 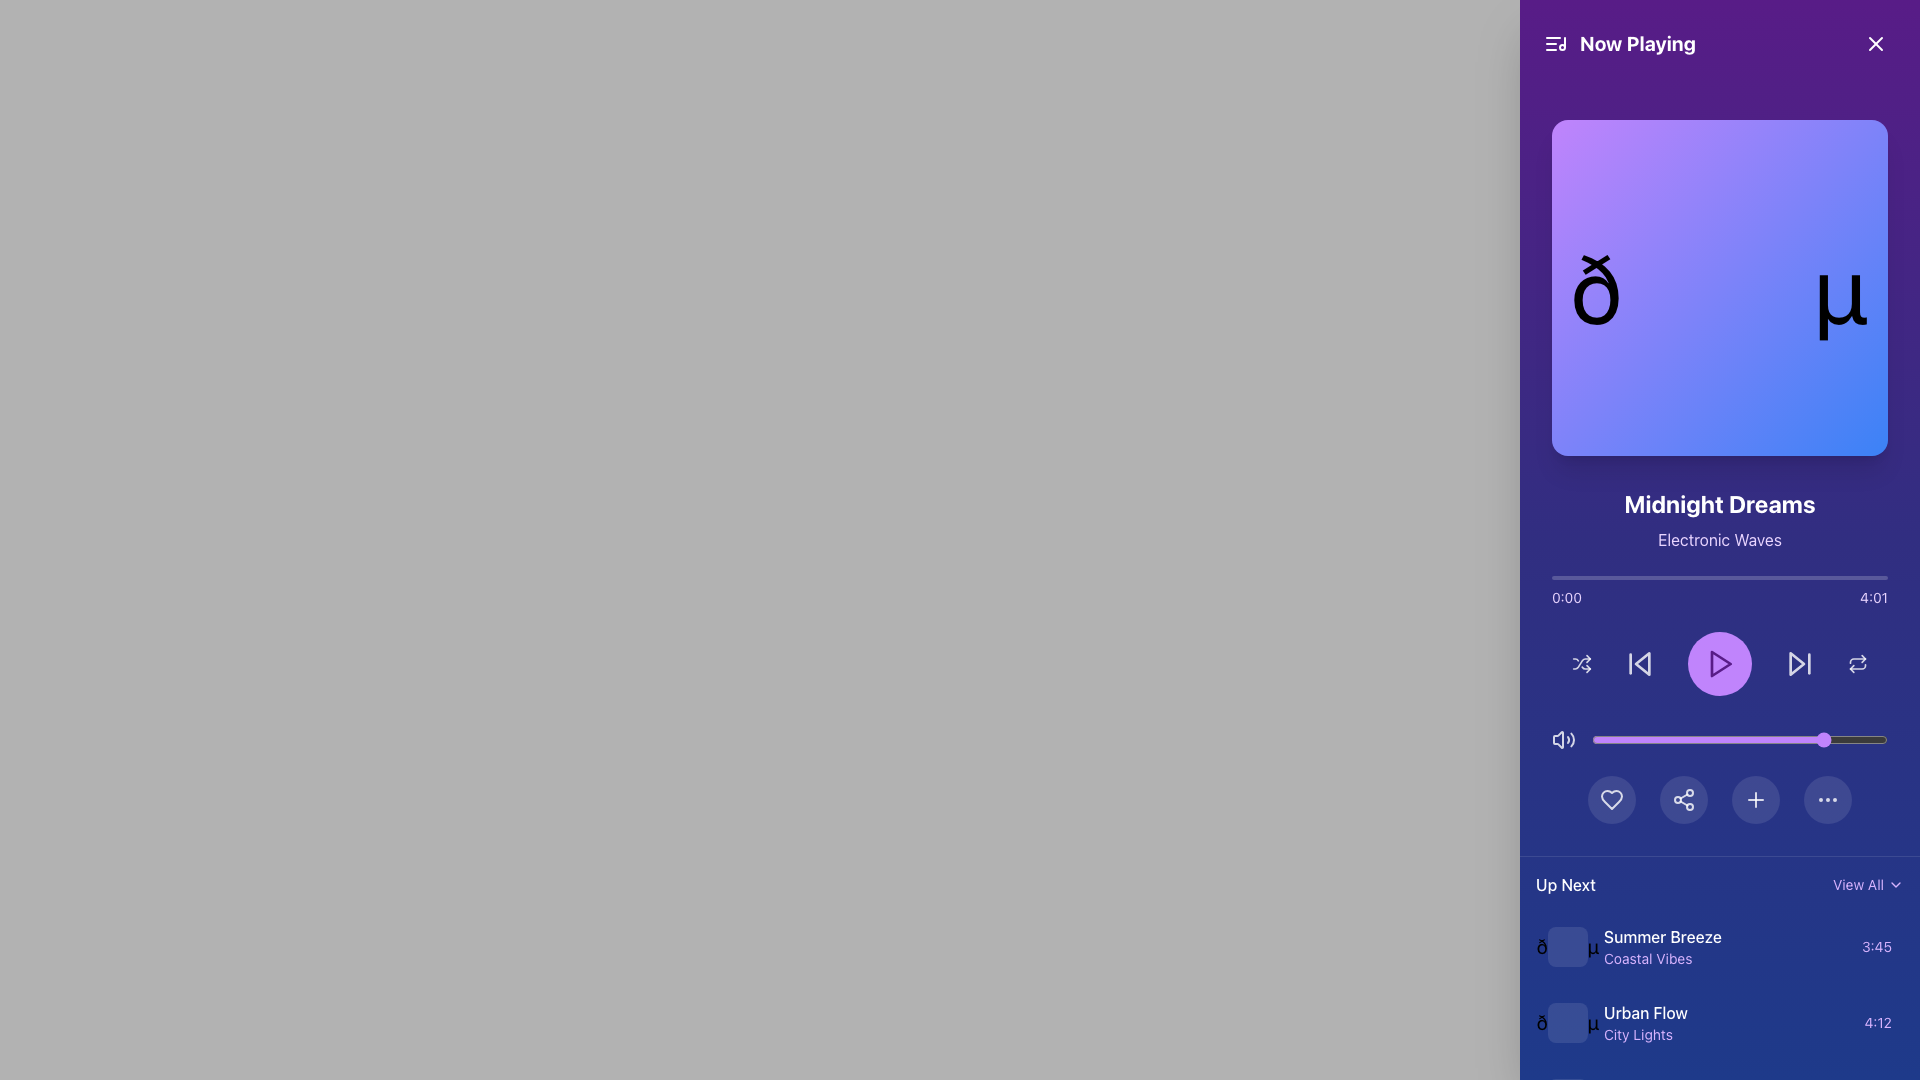 I want to click on the content of the Text Display (Title and Subtitle Pair) which shows 'Summer Breeze' in white bold font and 'Coastal Vibes' in light purple font, located in the 'Up Next' list of the music interface, so click(x=1723, y=946).